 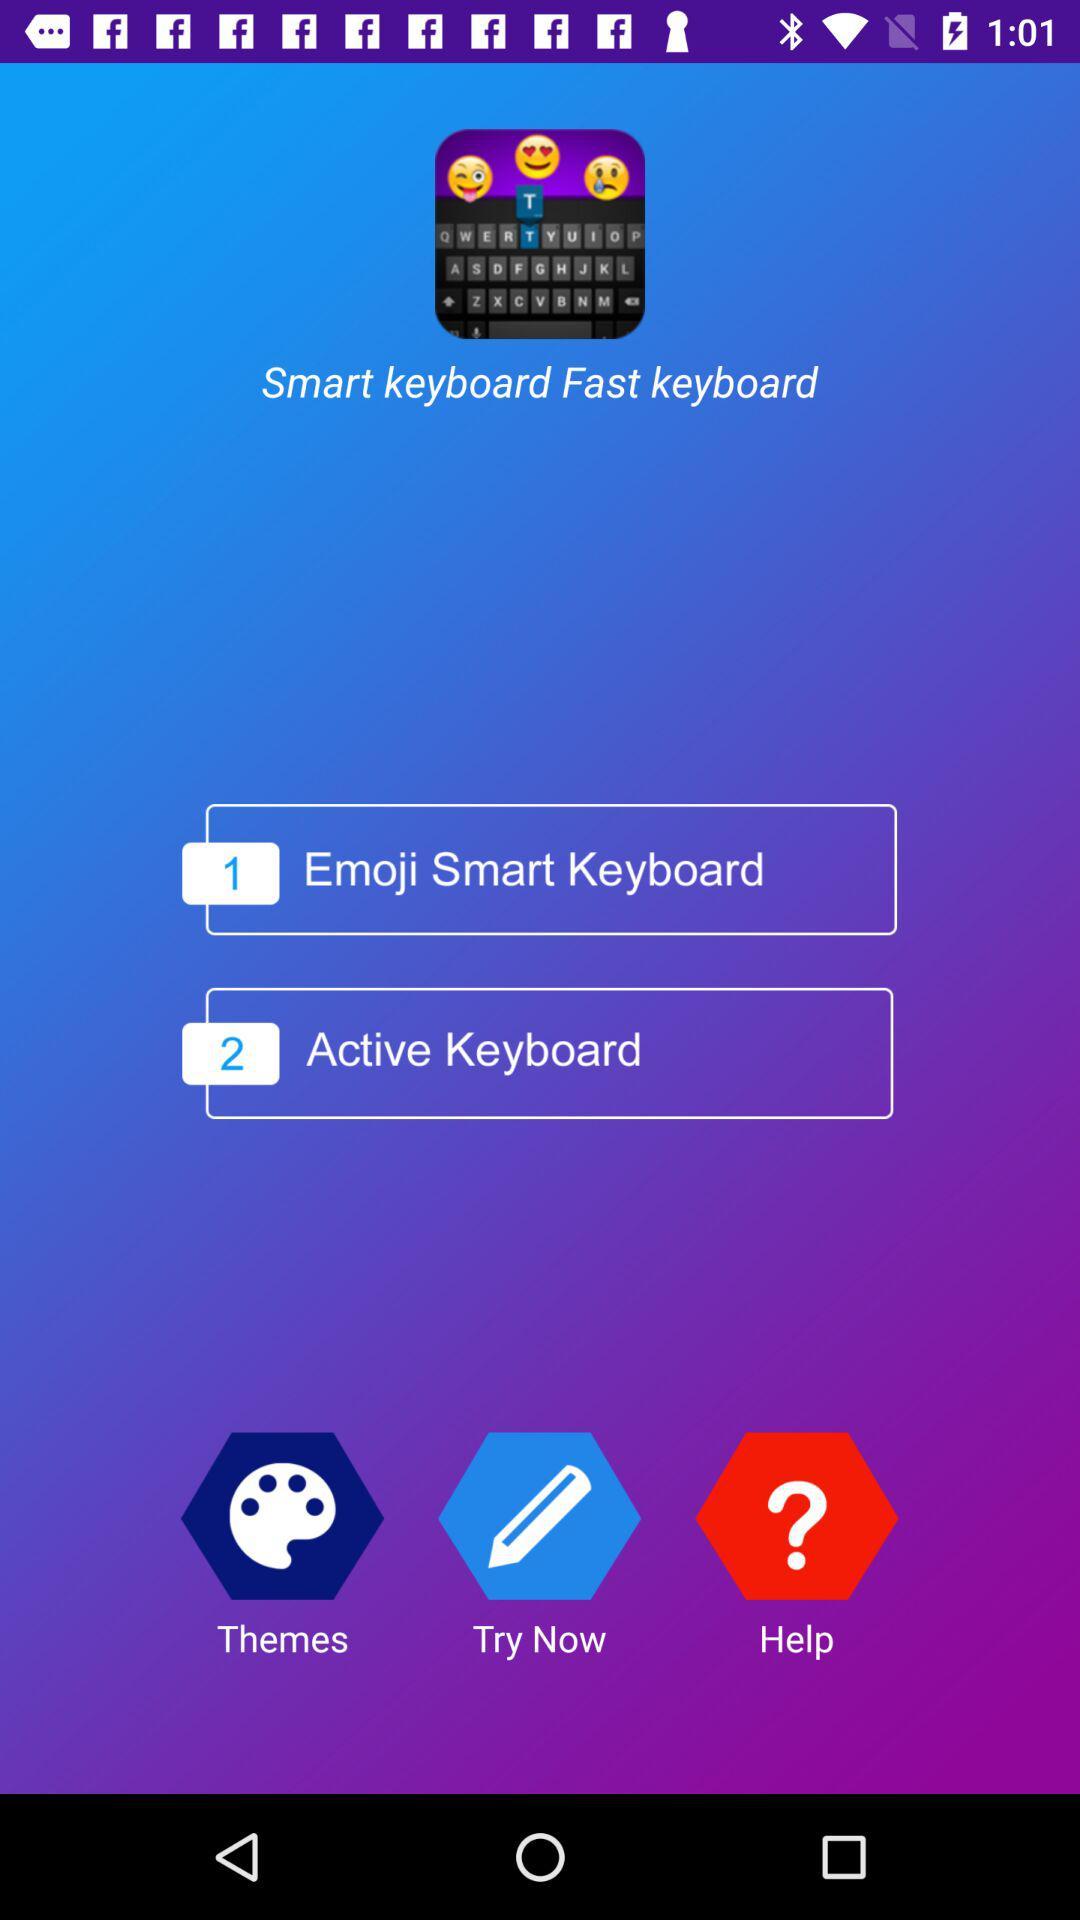 What do you see at coordinates (538, 869) in the screenshot?
I see `the icon below smart keyboard fast item` at bounding box center [538, 869].